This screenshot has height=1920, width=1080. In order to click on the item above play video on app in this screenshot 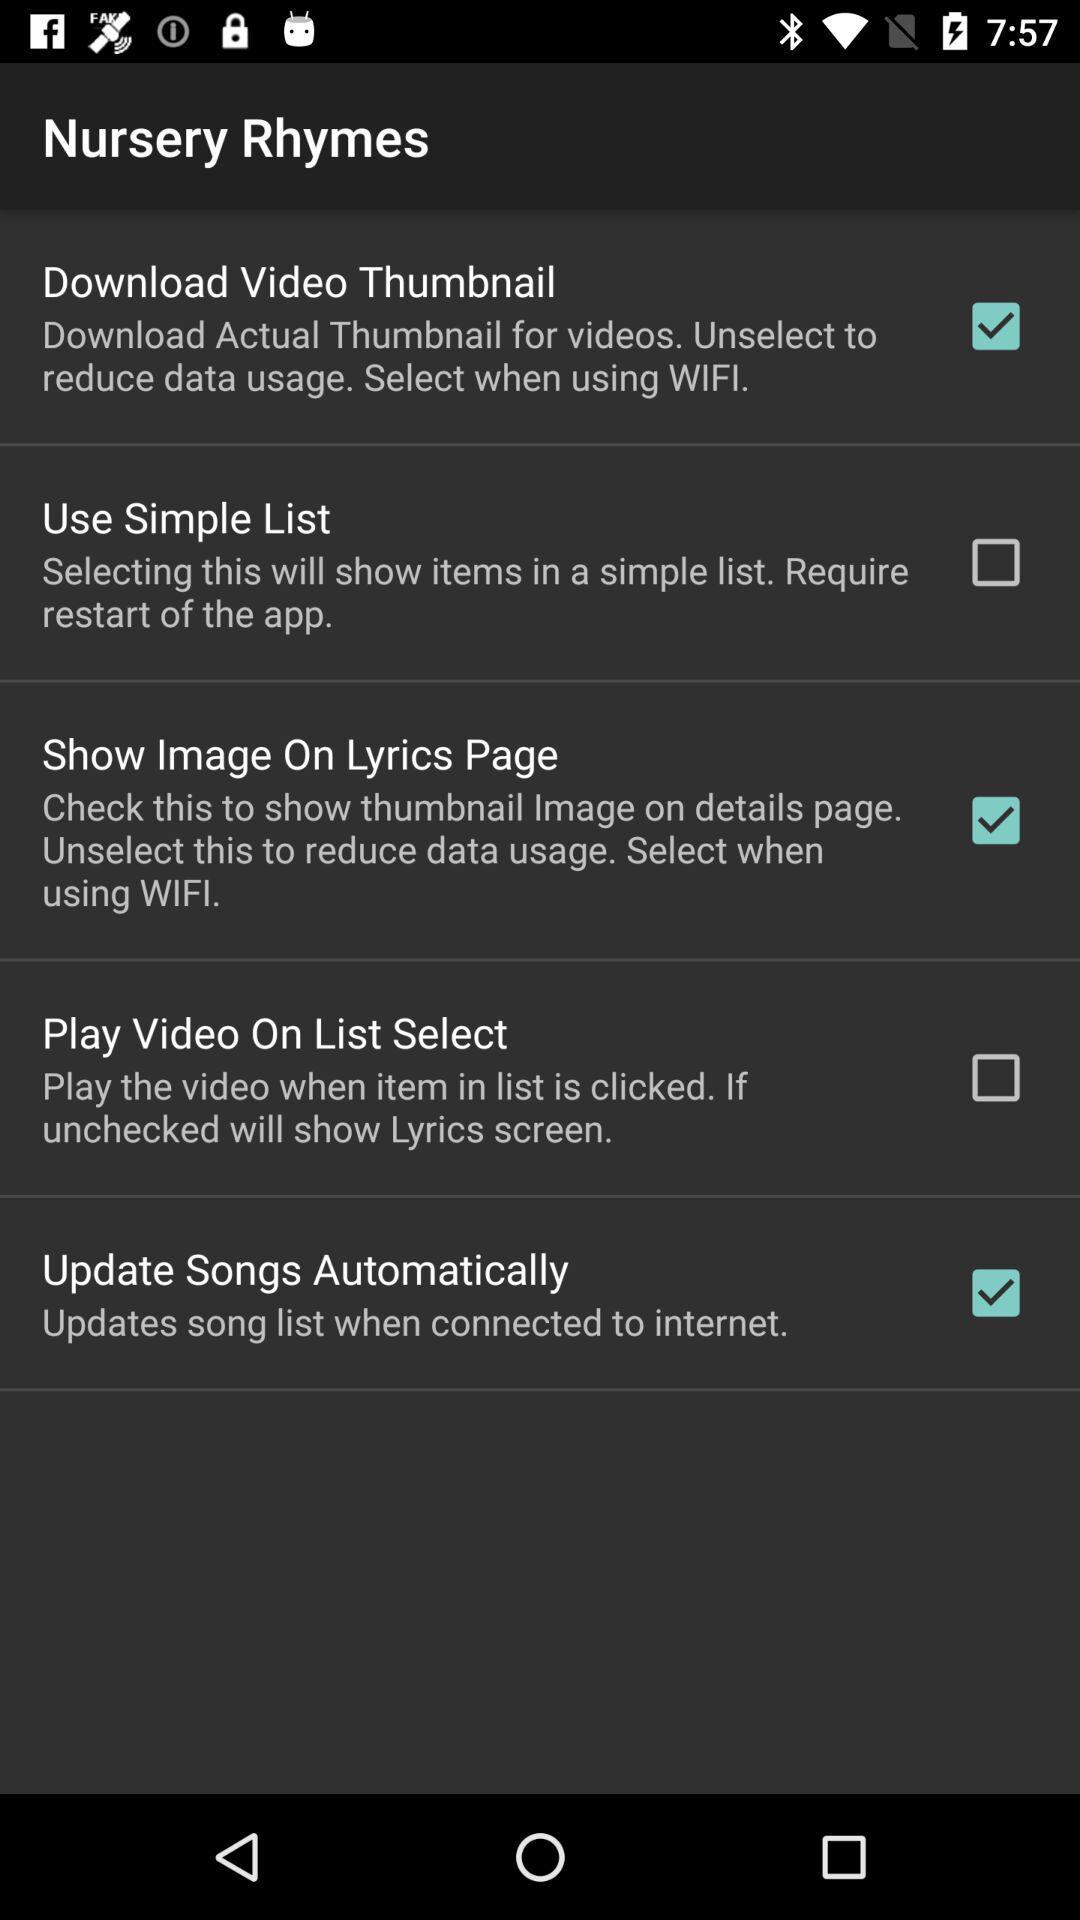, I will do `click(477, 849)`.